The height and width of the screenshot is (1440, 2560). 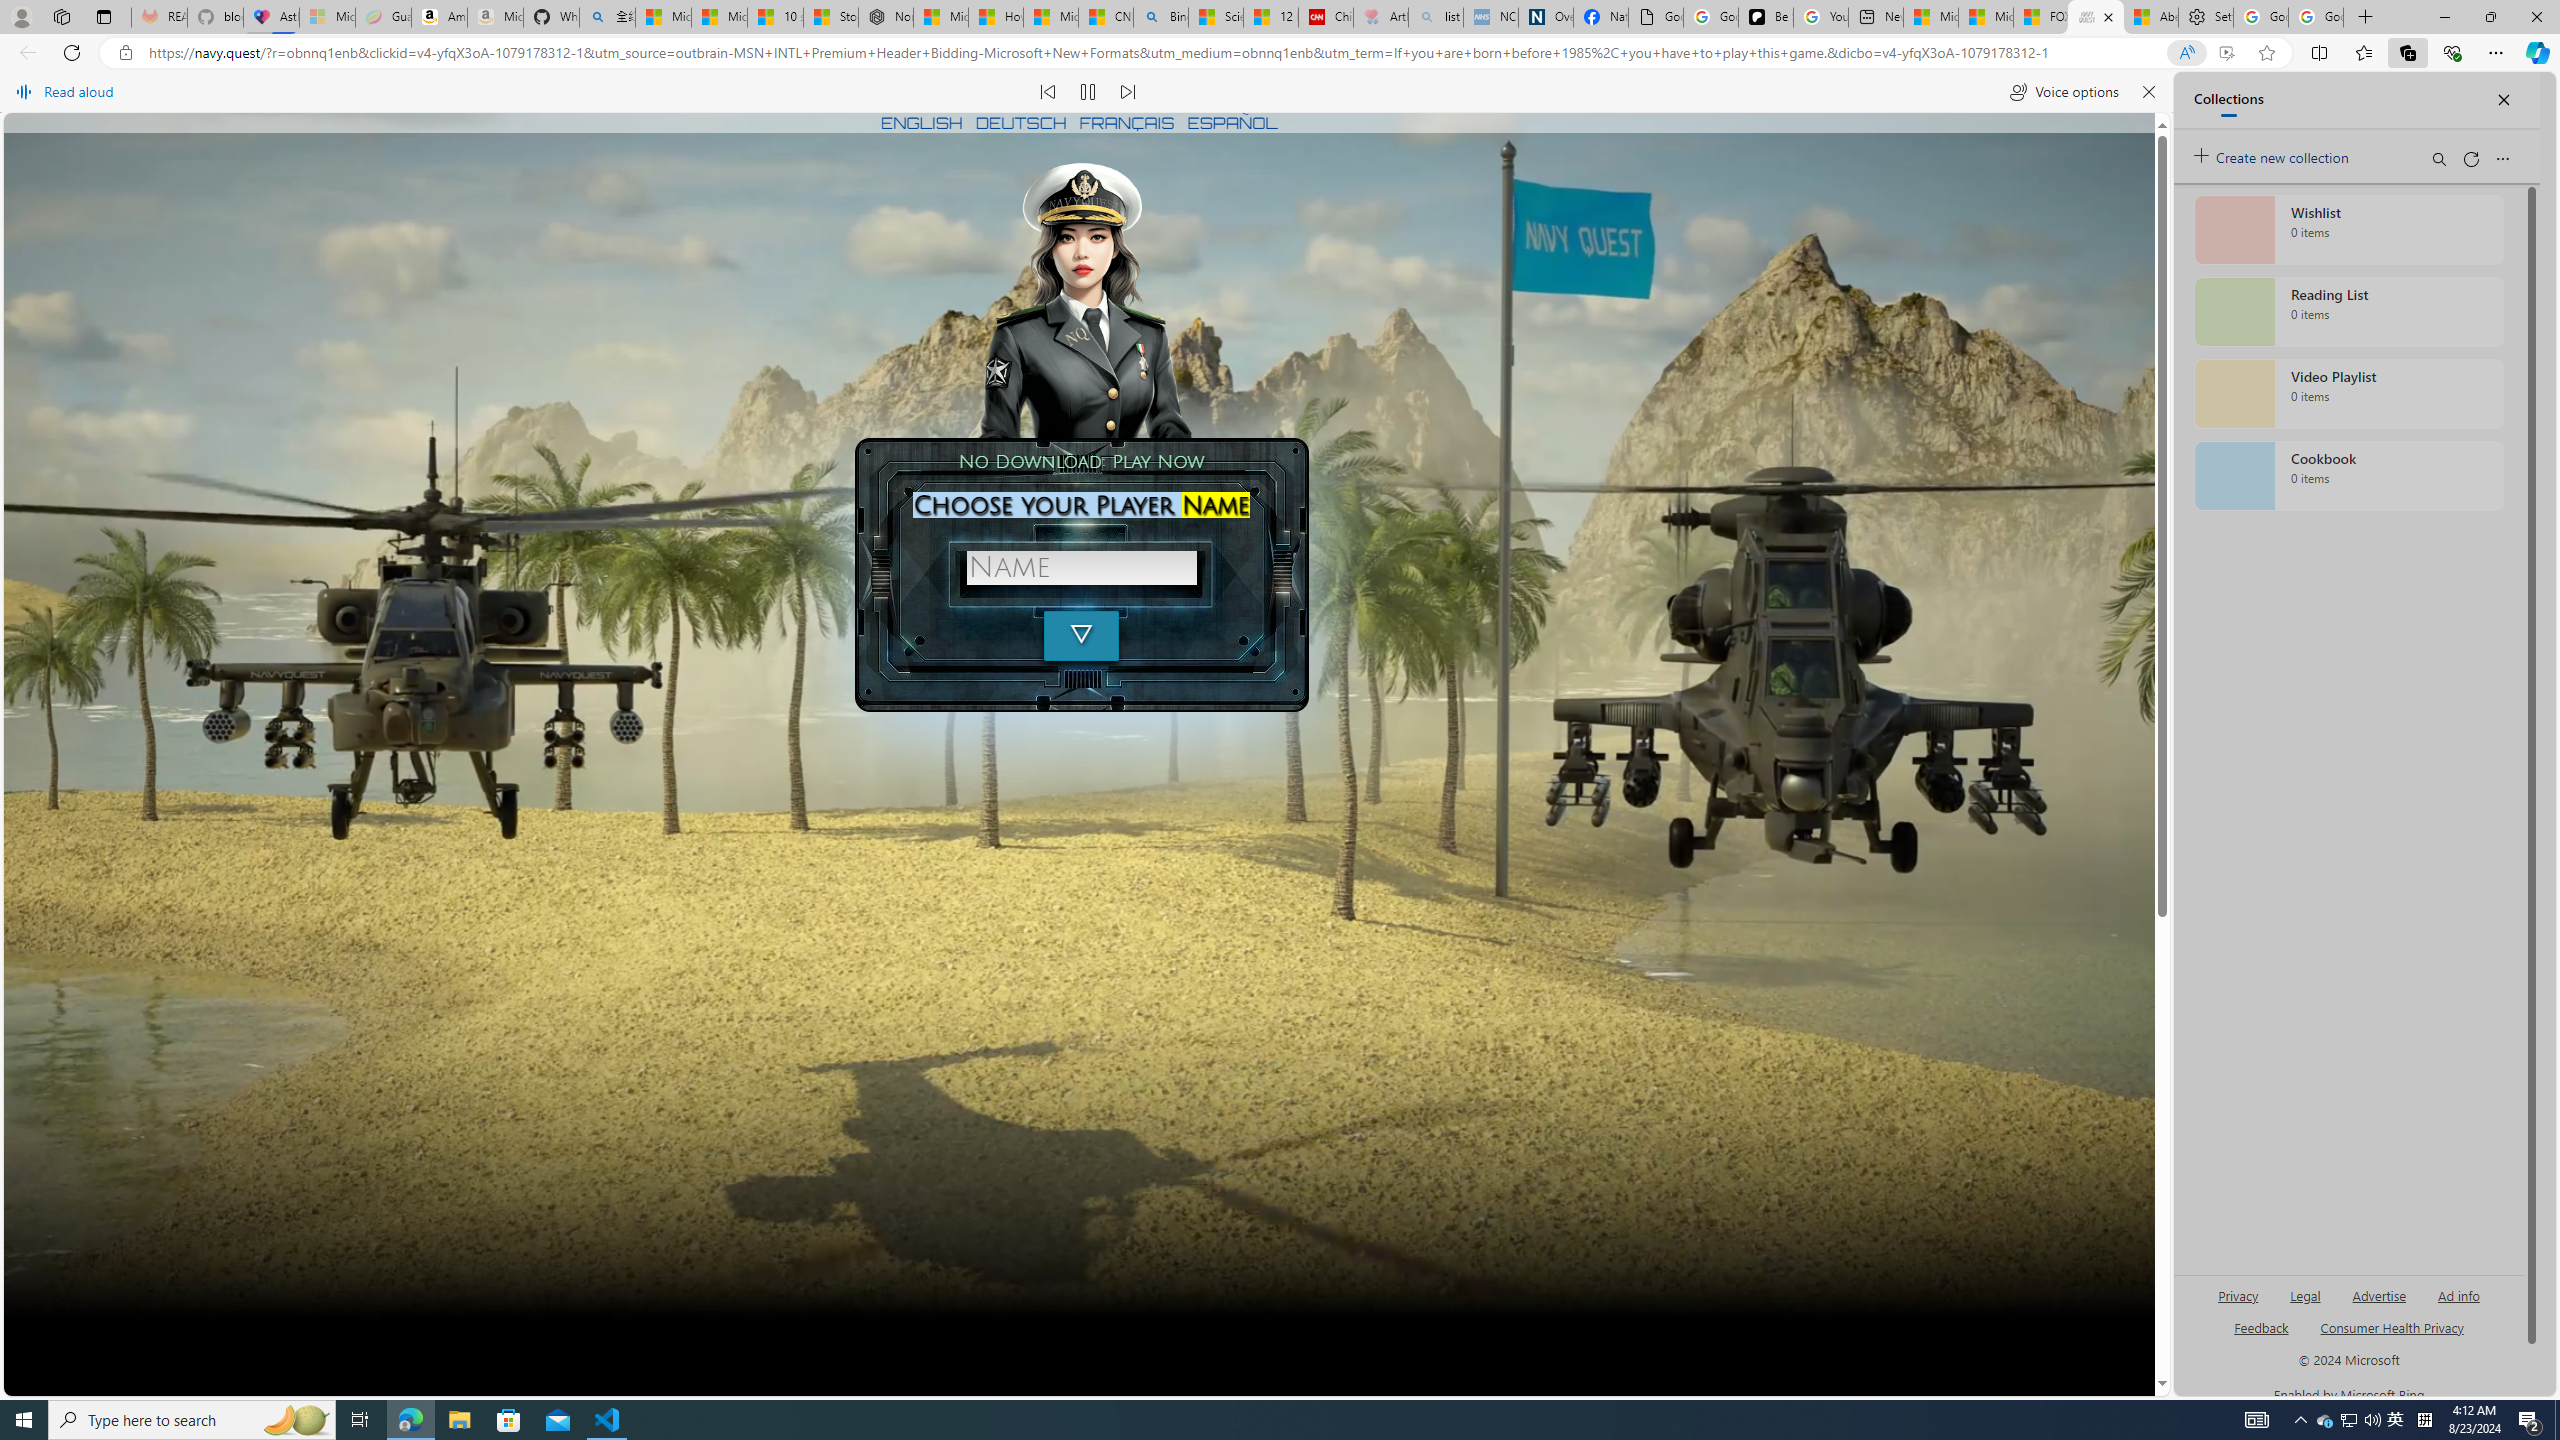 What do you see at coordinates (2443, 16) in the screenshot?
I see `'Minimize'` at bounding box center [2443, 16].